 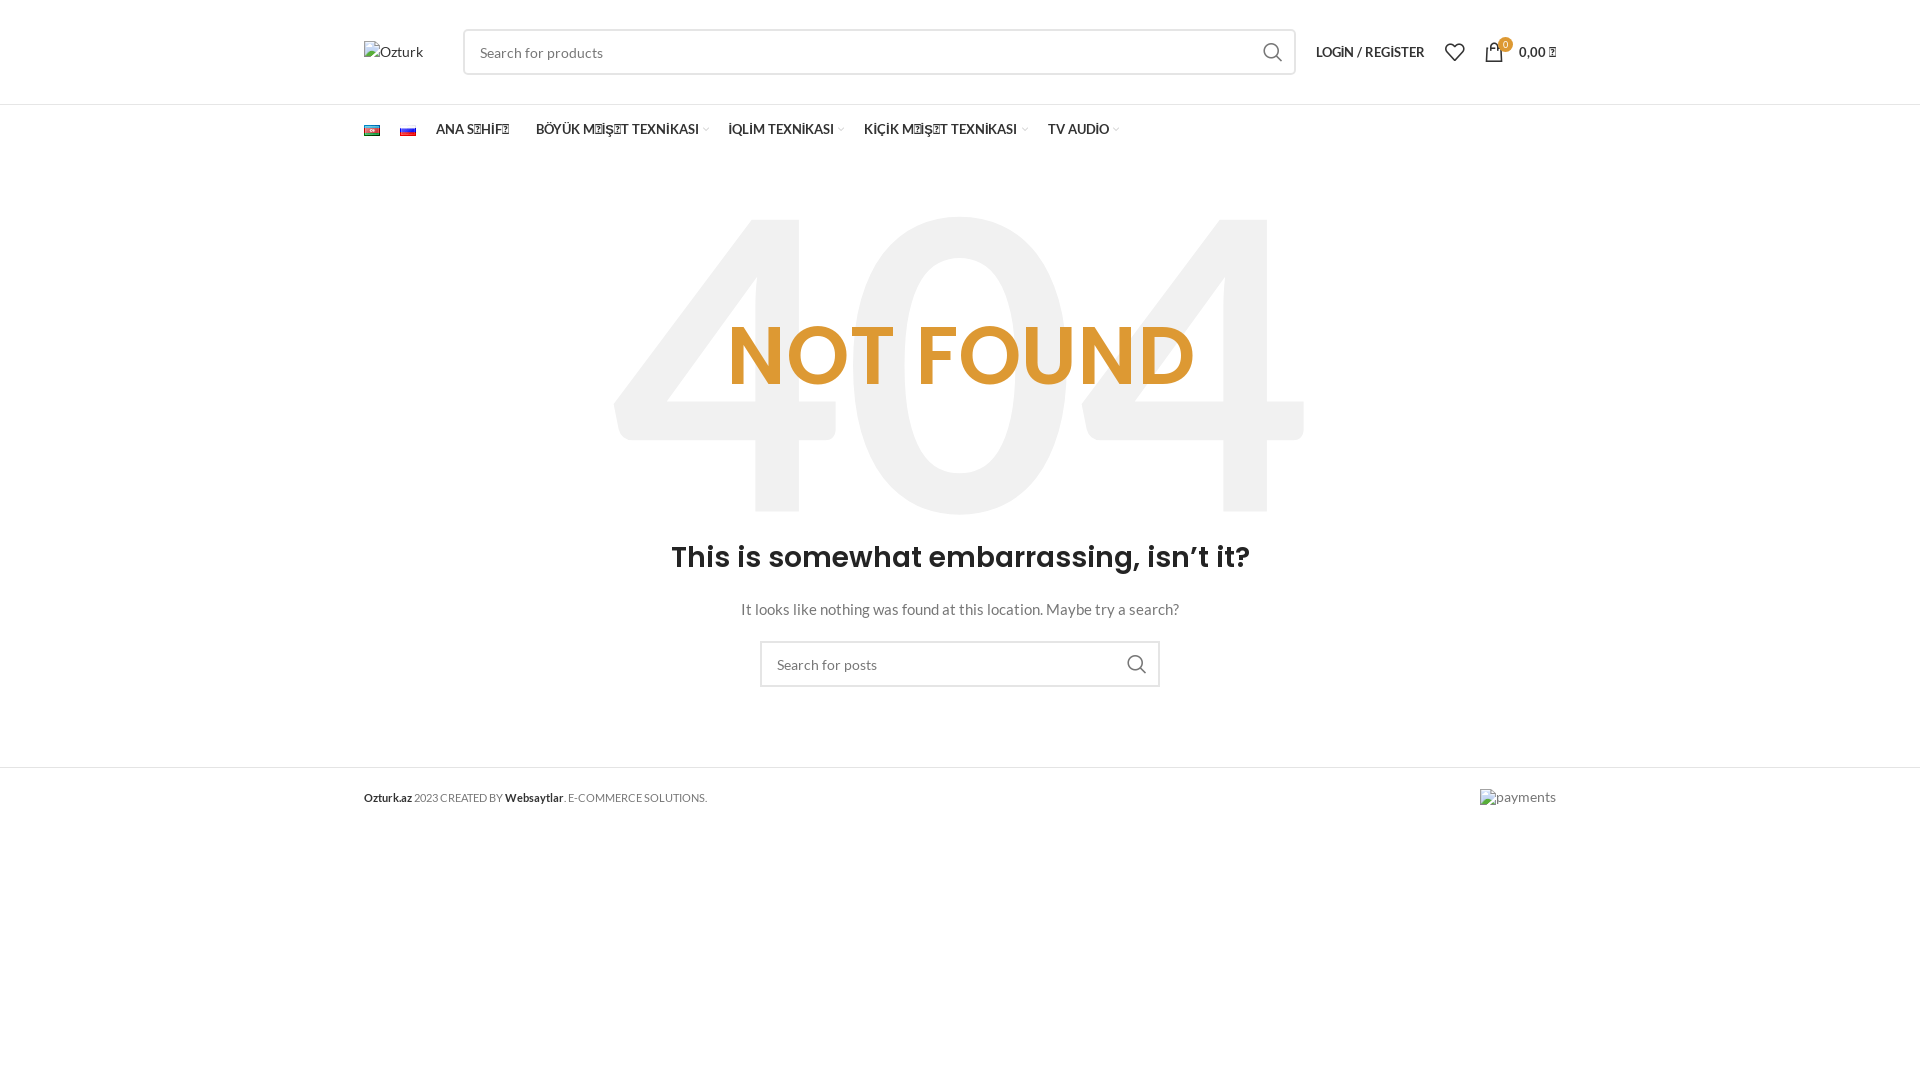 I want to click on 'SEARCH', so click(x=1271, y=50).